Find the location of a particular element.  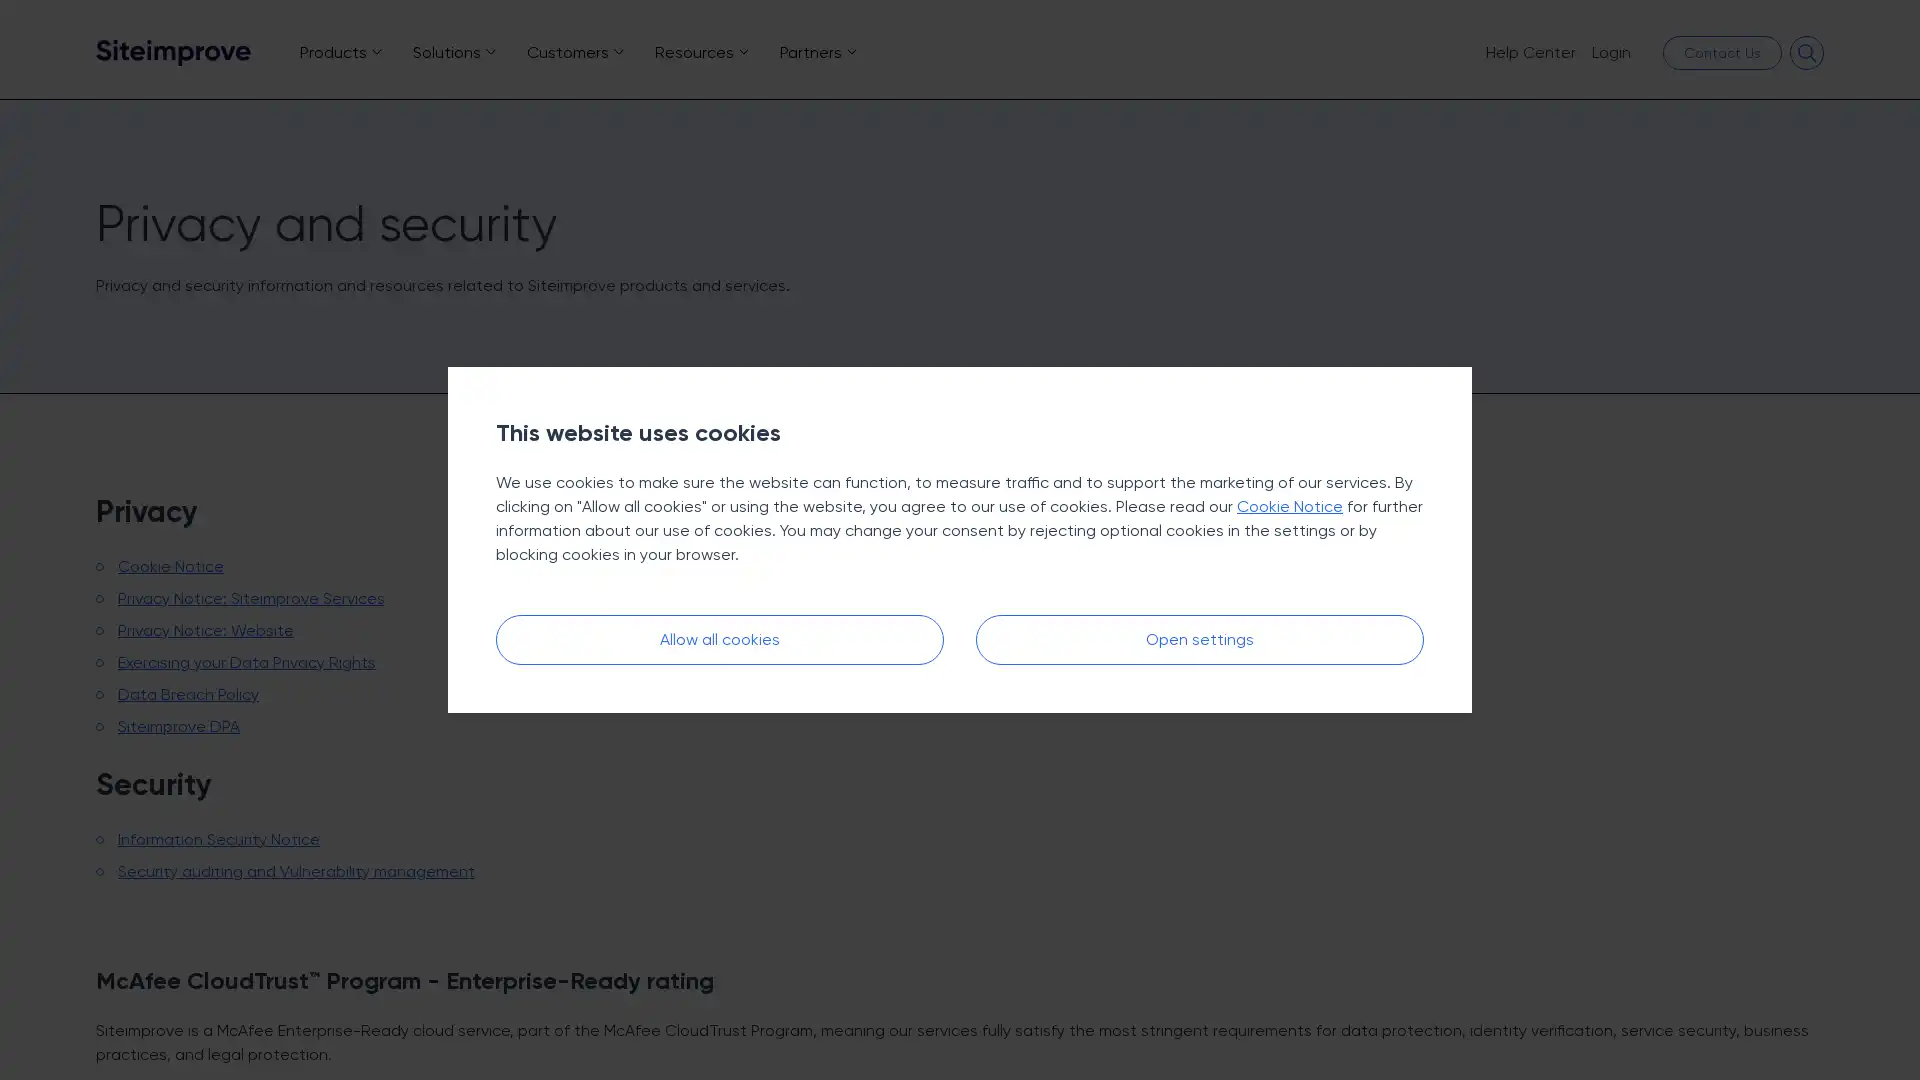

Customers is located at coordinates (573, 50).